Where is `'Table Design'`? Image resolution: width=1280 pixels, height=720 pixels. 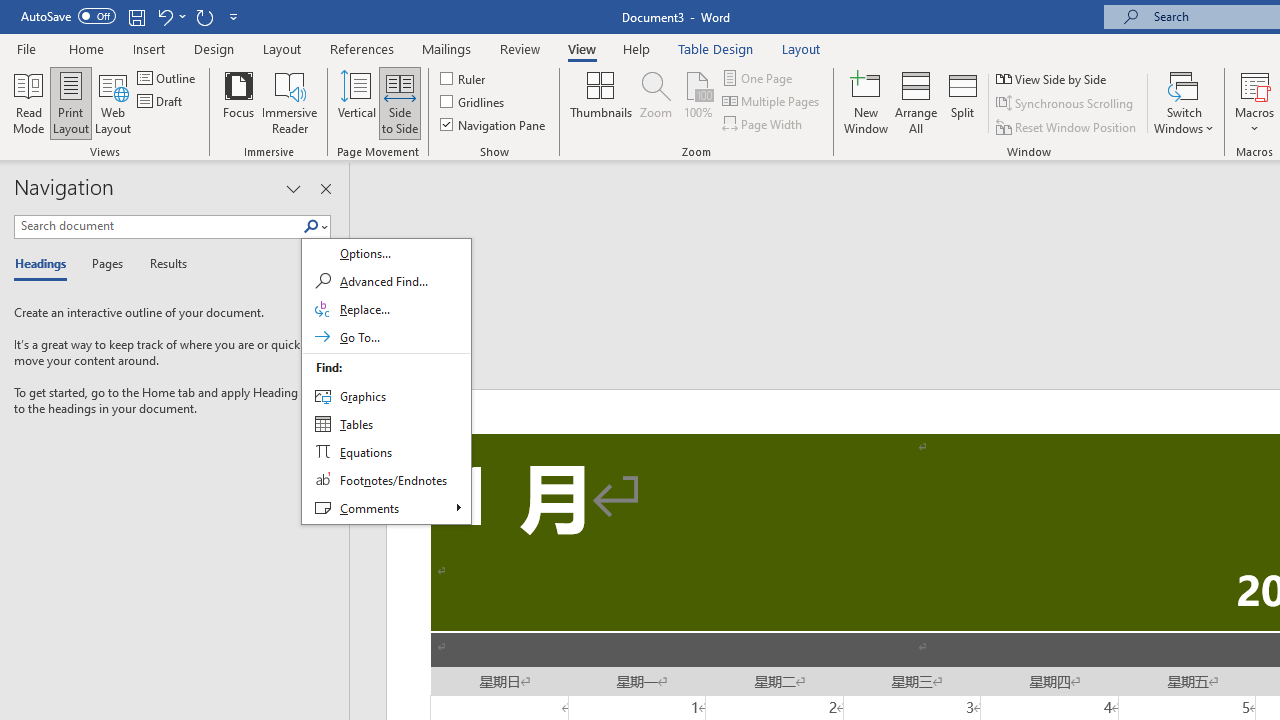
'Table Design' is located at coordinates (716, 48).